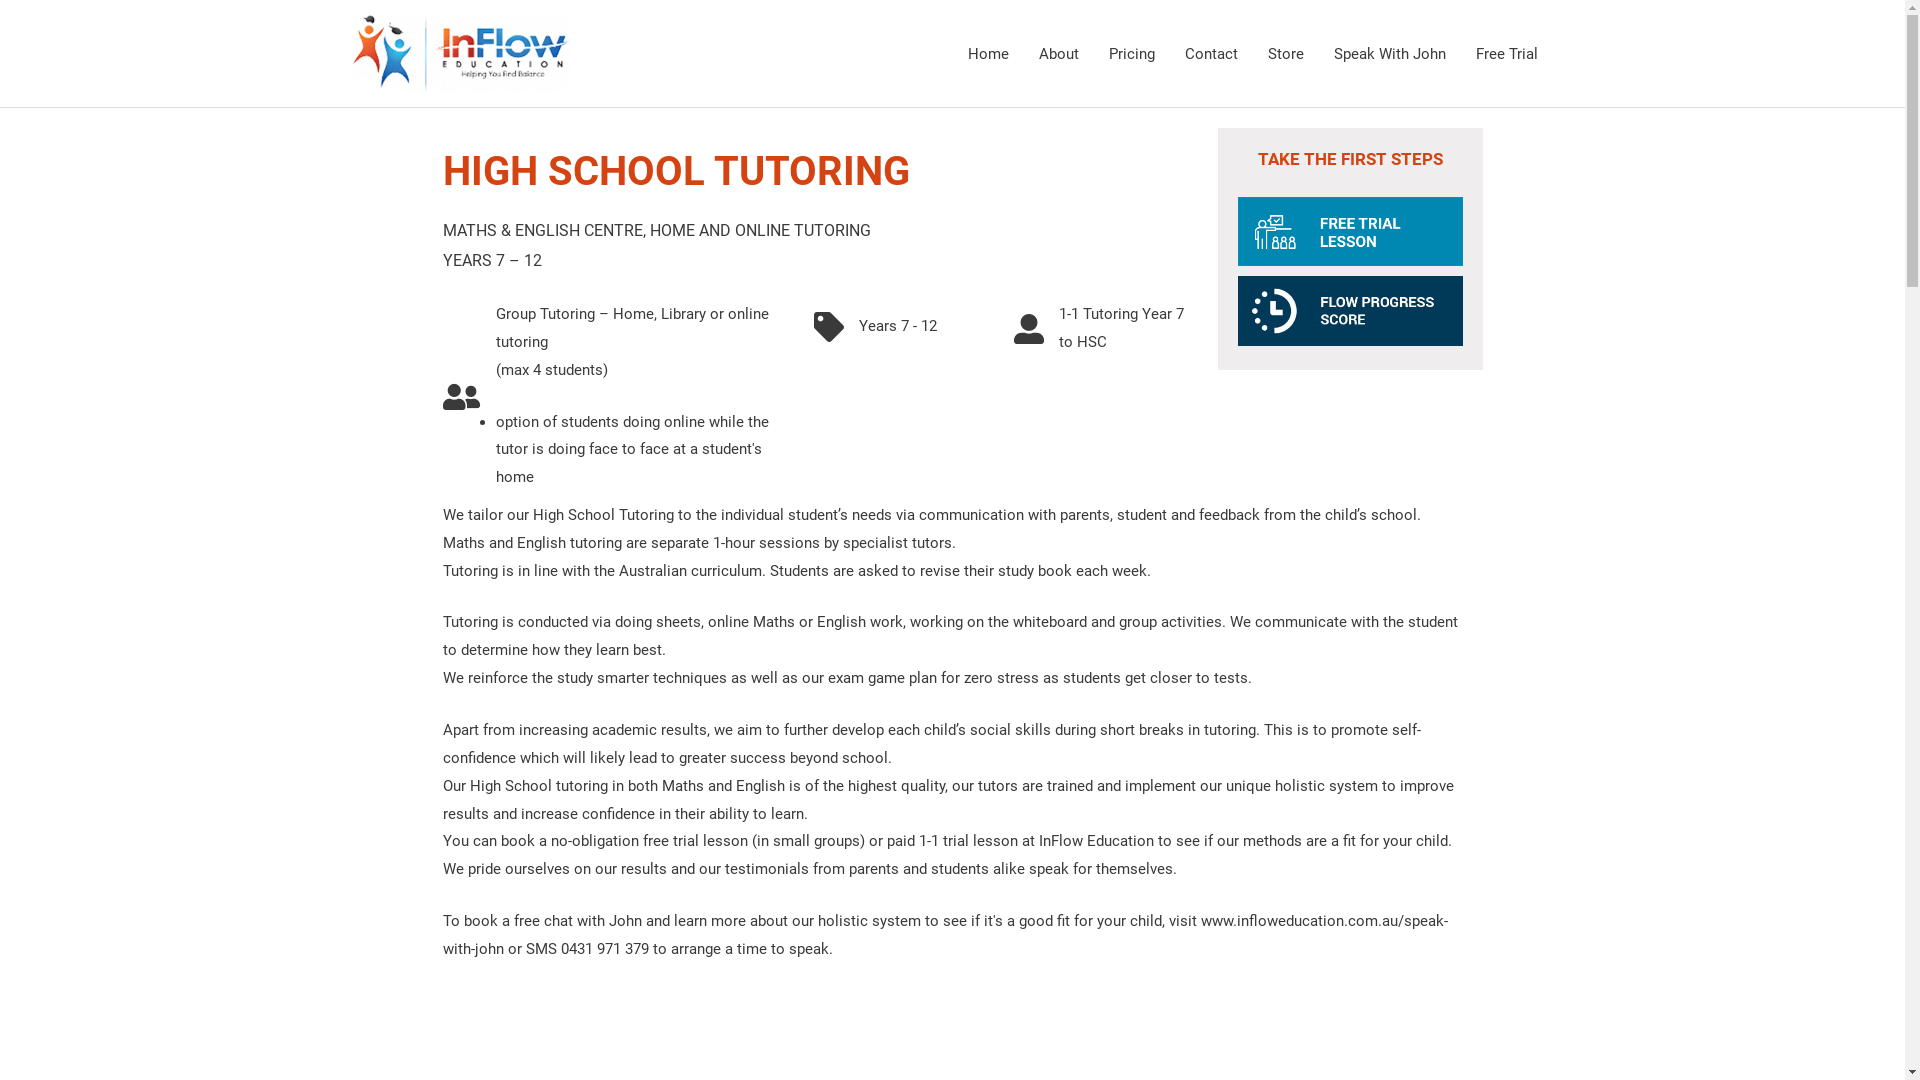  I want to click on 'About', so click(1058, 52).